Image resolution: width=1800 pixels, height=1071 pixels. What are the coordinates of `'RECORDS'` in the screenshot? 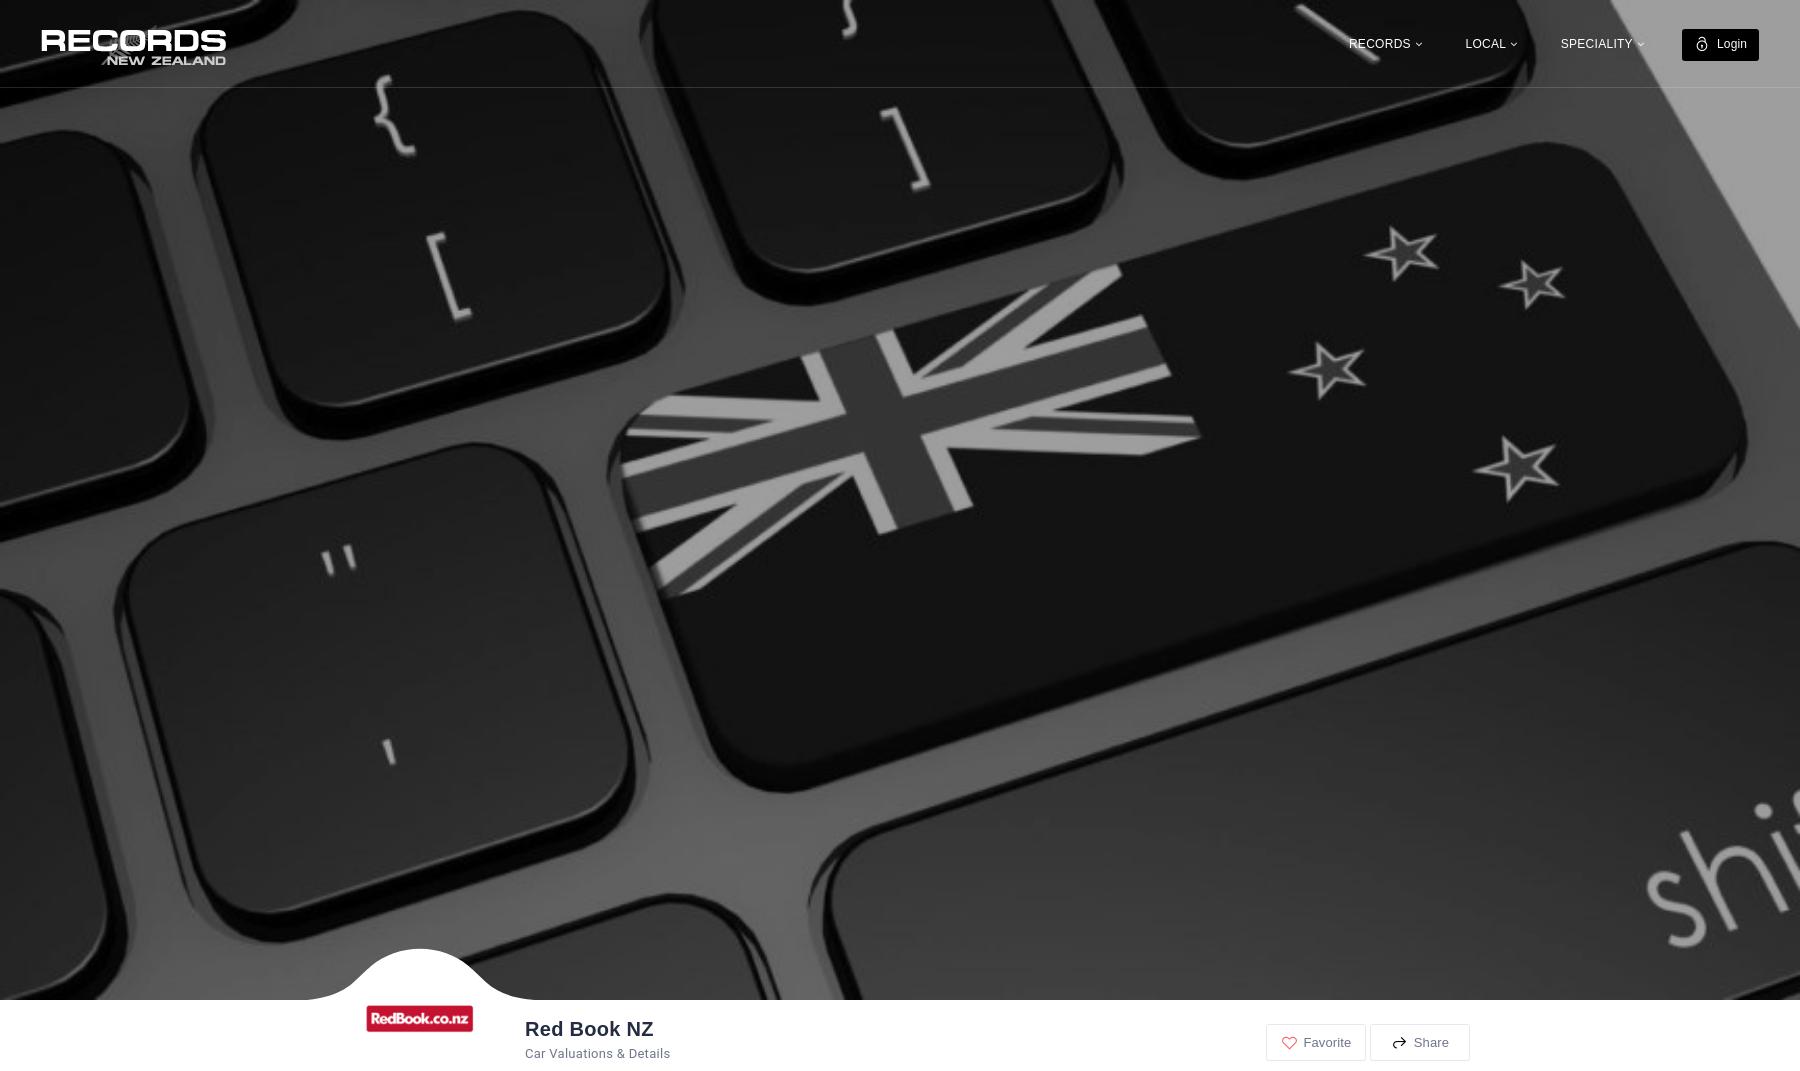 It's located at (1377, 43).